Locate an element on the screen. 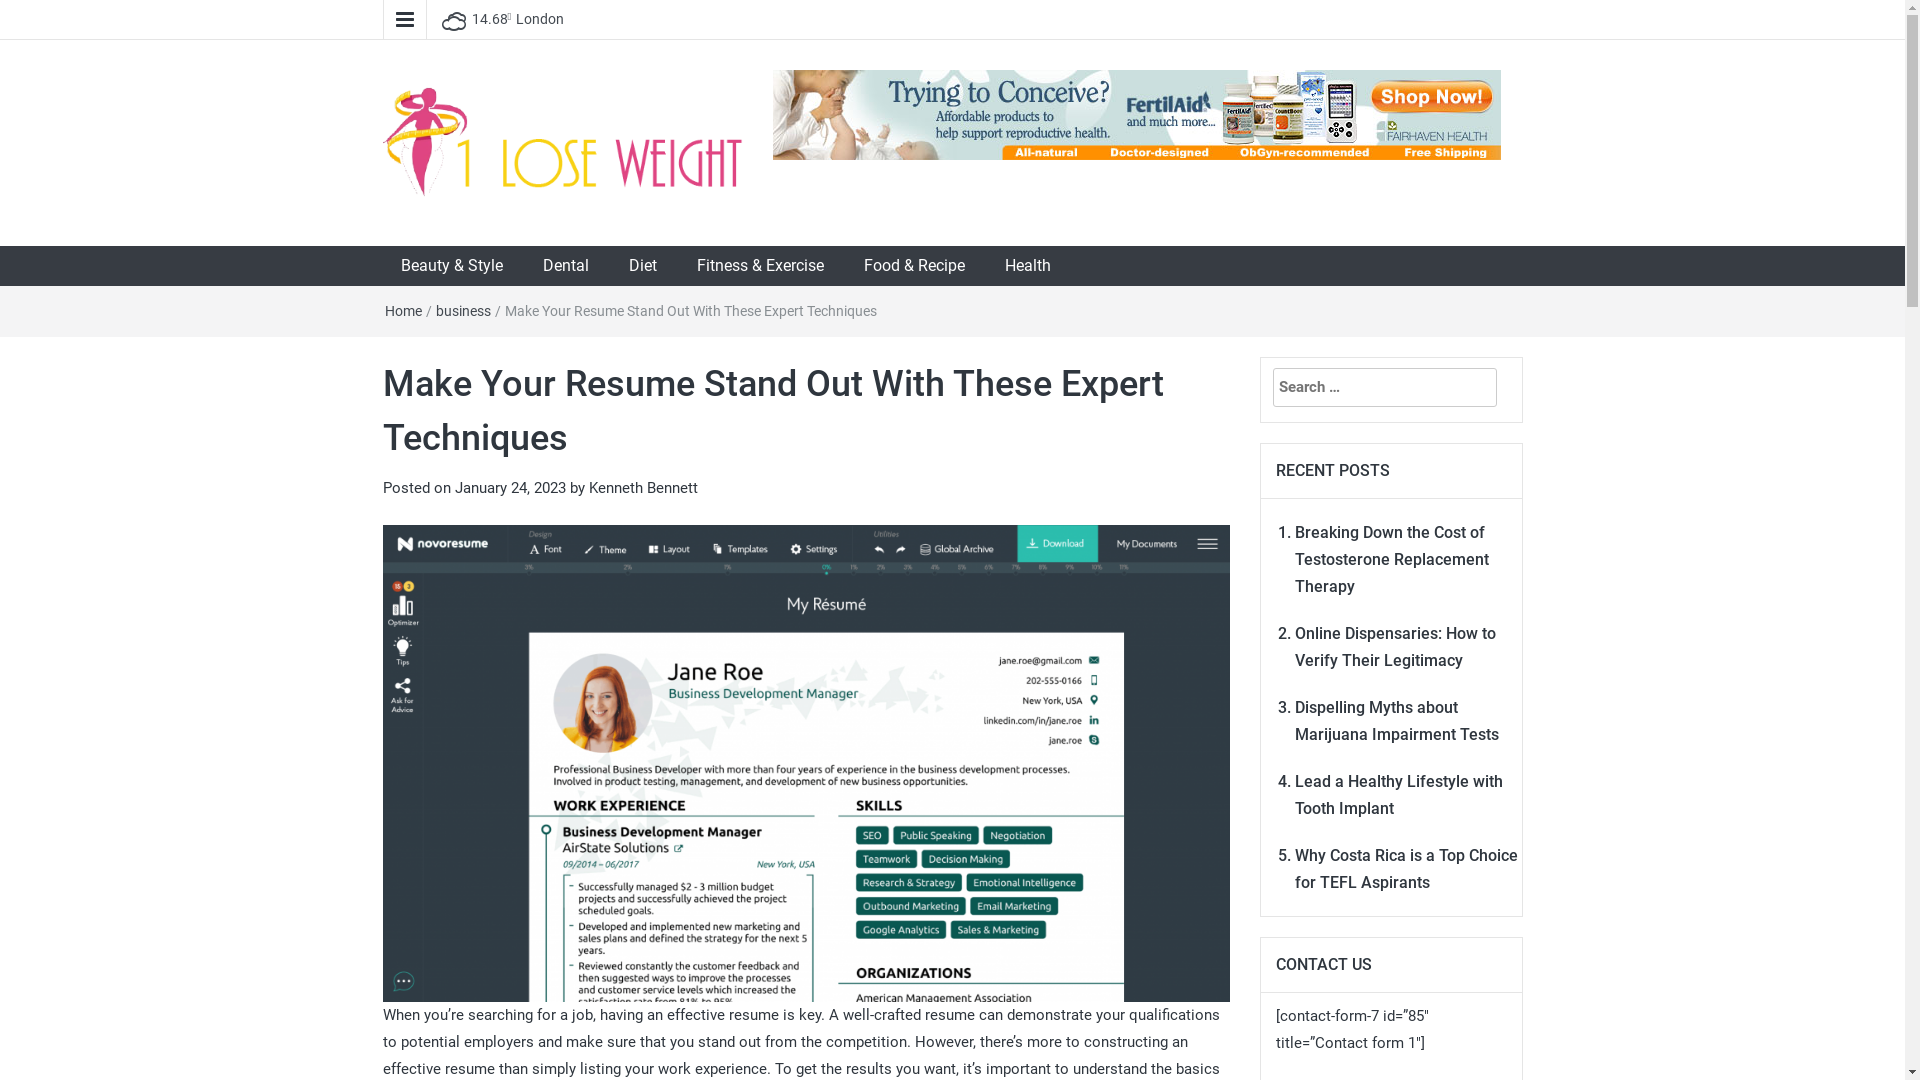 The image size is (1920, 1080). 'Lead a Healthy Lifestyle with Tooth Implant' is located at coordinates (1295, 793).